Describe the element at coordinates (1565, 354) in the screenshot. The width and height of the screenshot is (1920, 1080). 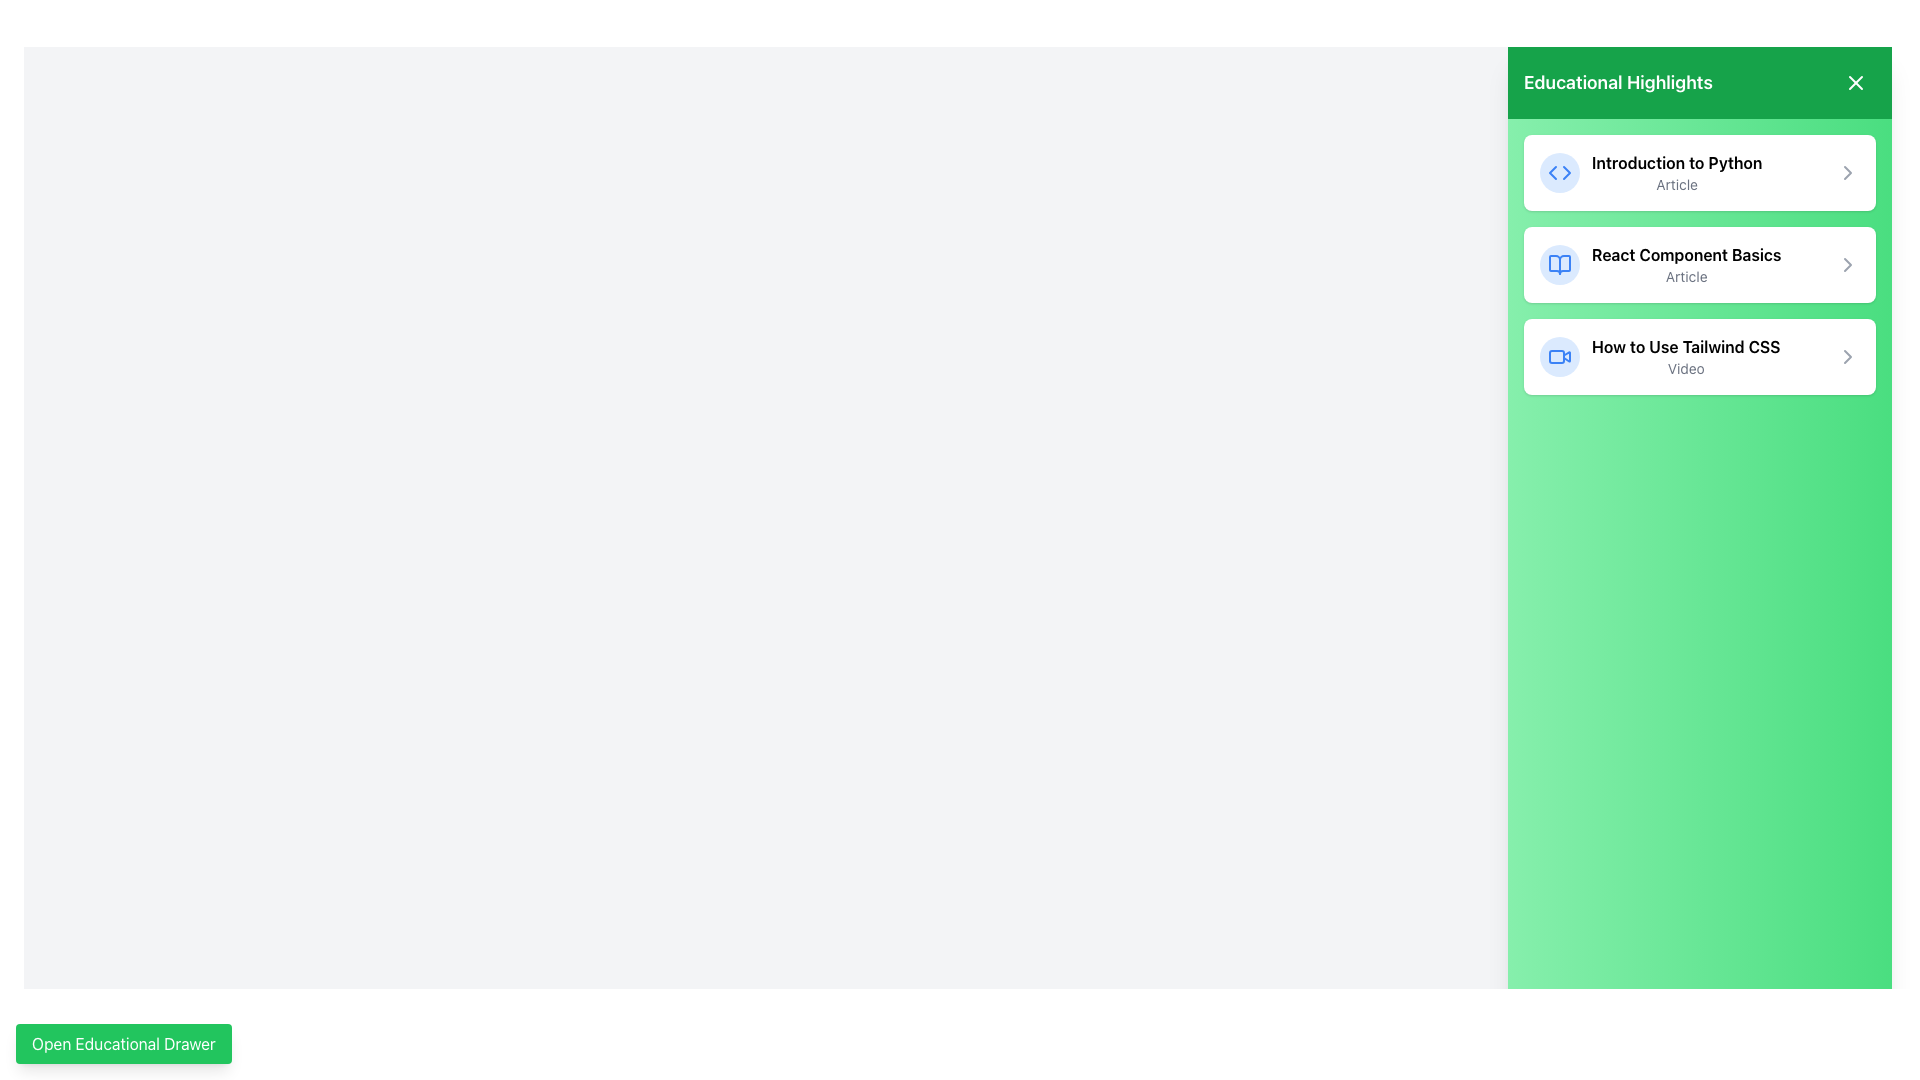
I see `properties of the small triangular icon located at the right side of the video icon within the 'How to Use Tailwind CSS' card` at that location.